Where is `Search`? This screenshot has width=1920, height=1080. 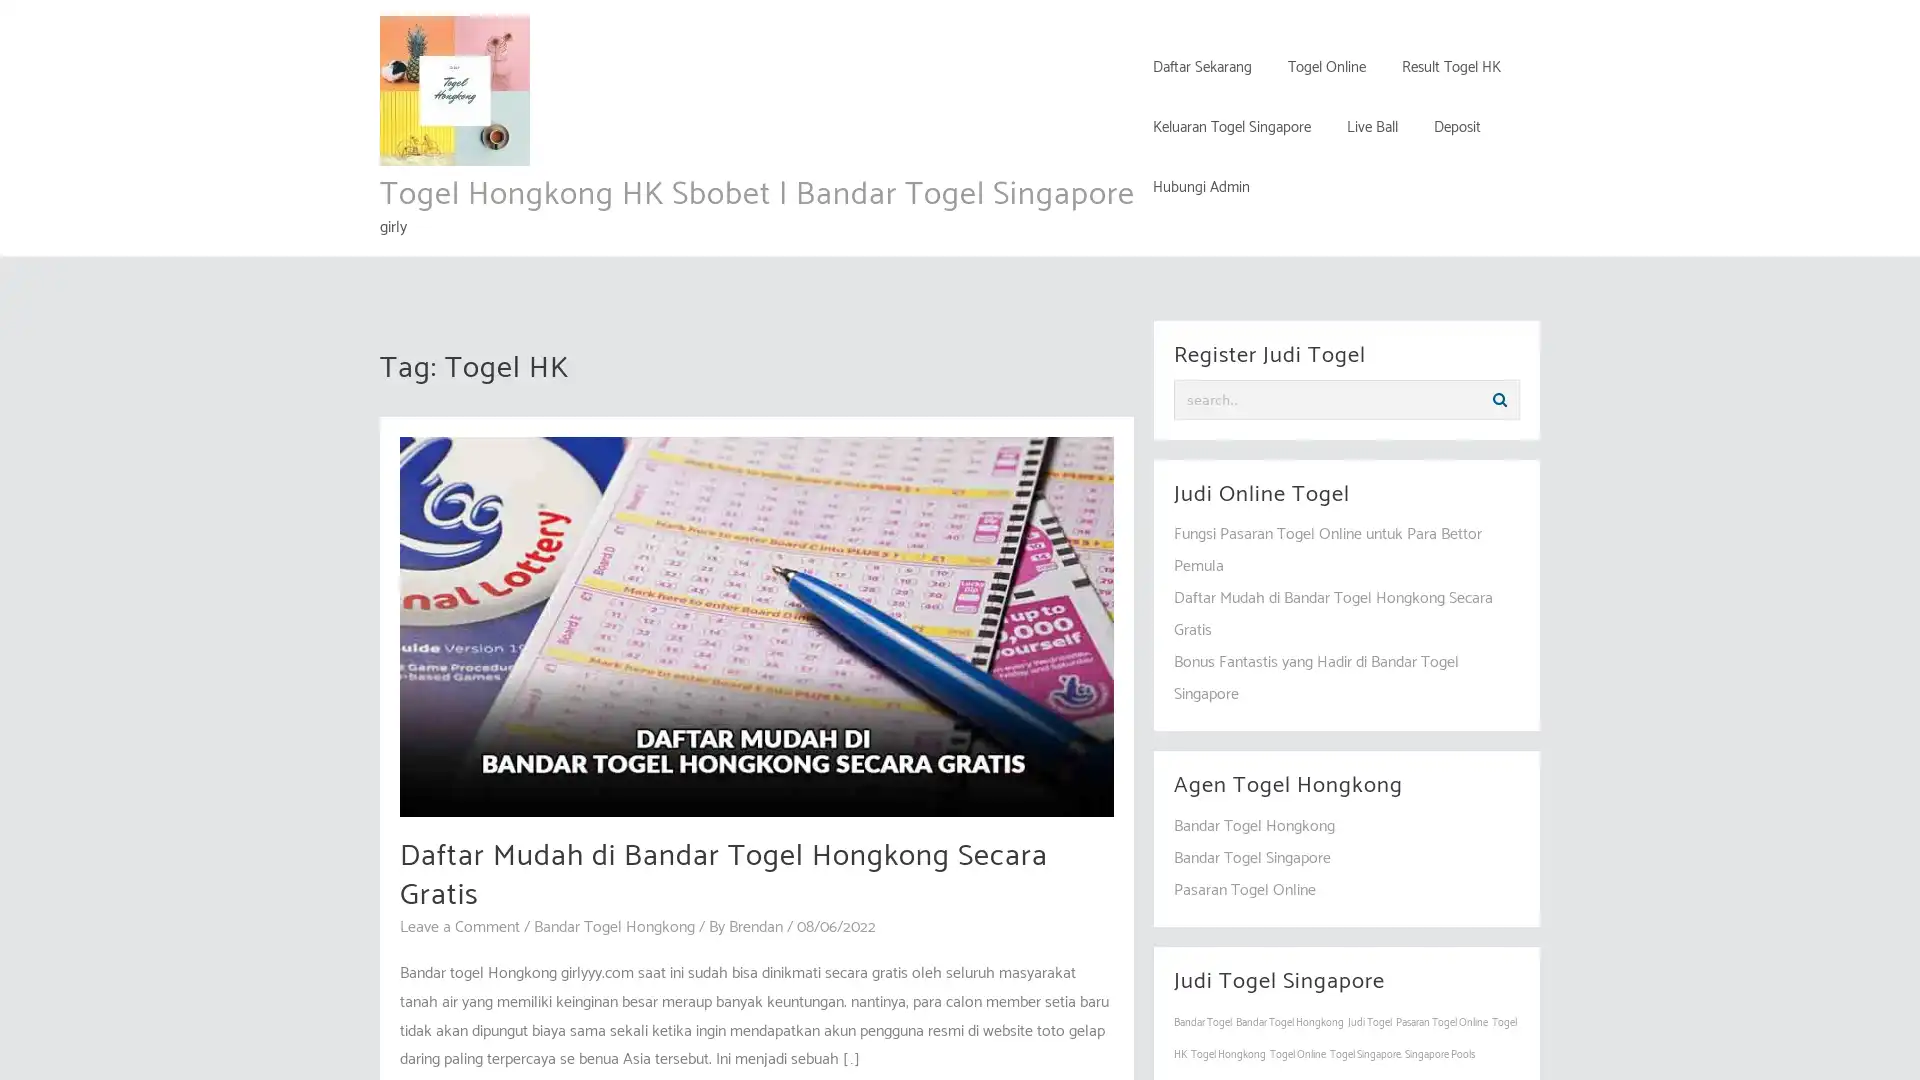 Search is located at coordinates (1499, 400).